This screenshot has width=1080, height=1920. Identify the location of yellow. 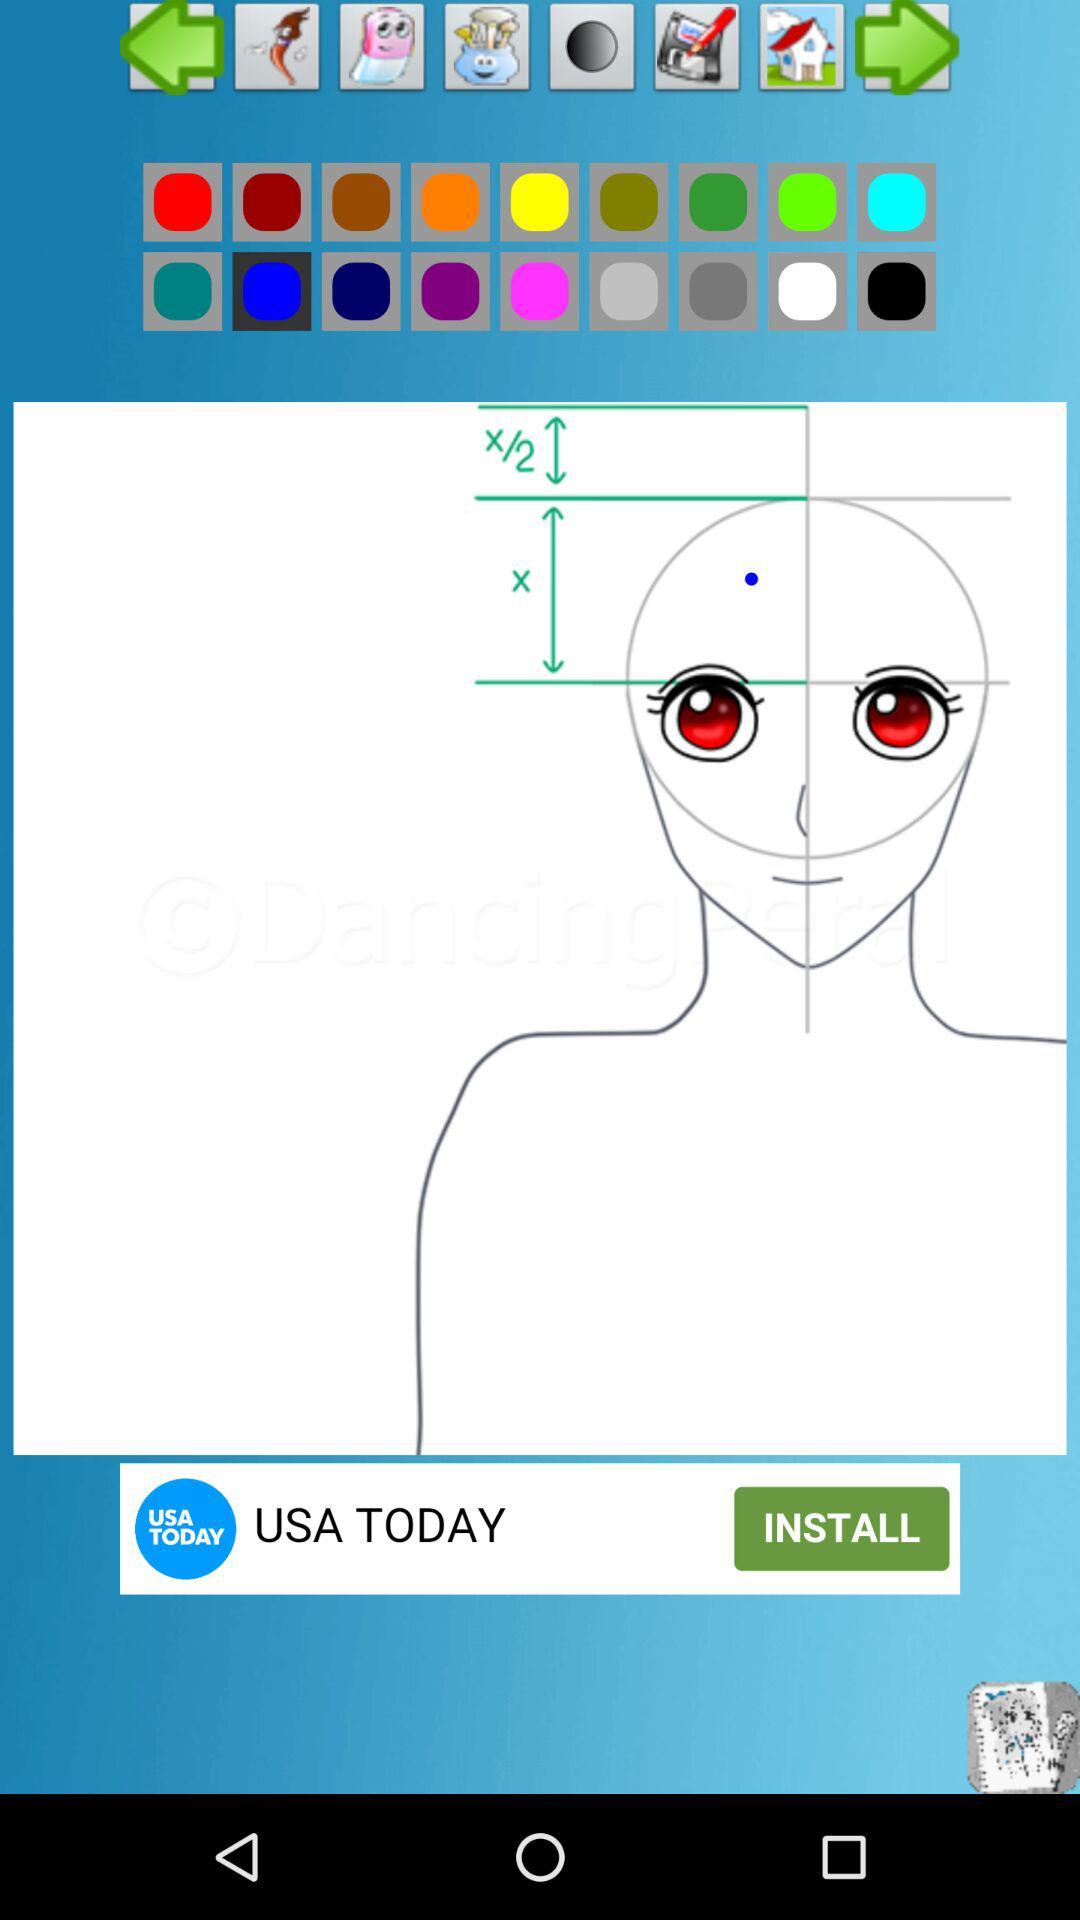
(538, 202).